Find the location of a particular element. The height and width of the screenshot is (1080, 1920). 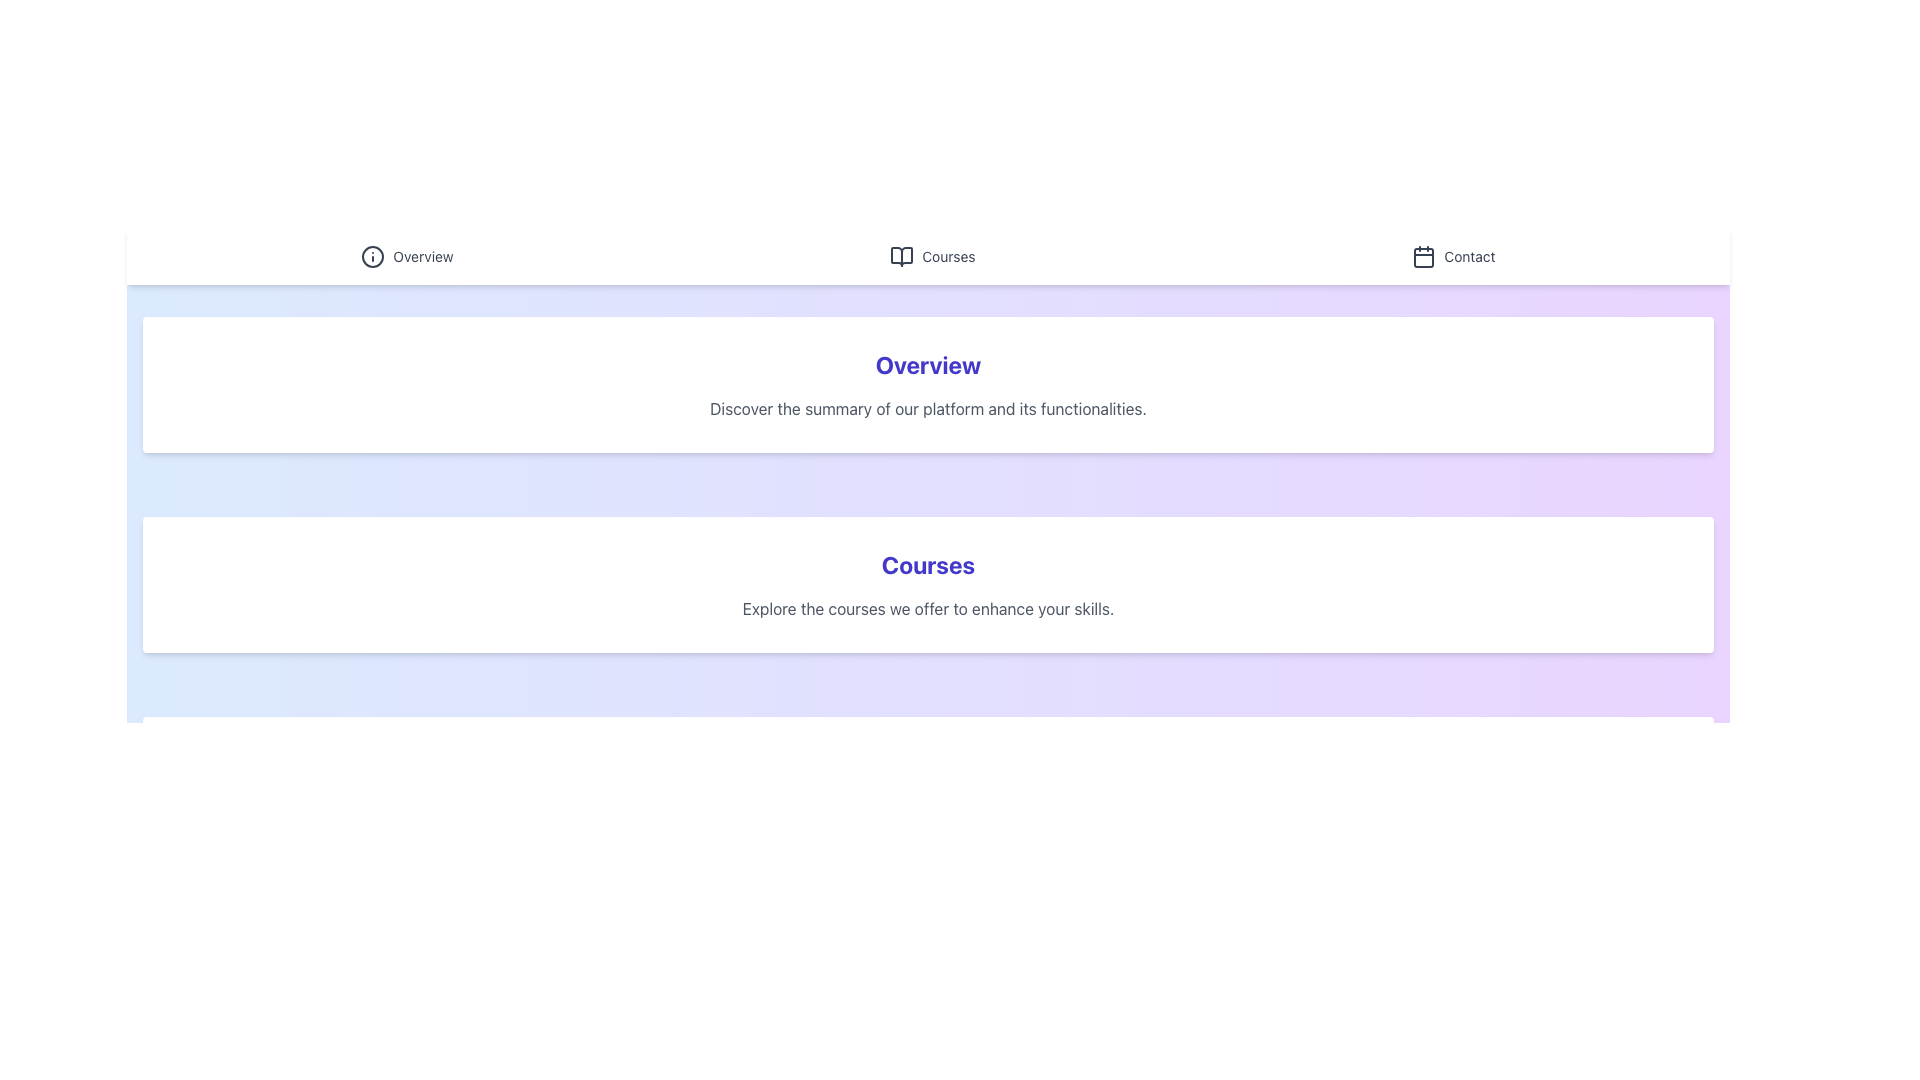

the text of the bold heading element displaying 'Overview', which is styled in indigo color and located at the top of a white rounded rectangle section is located at coordinates (927, 365).